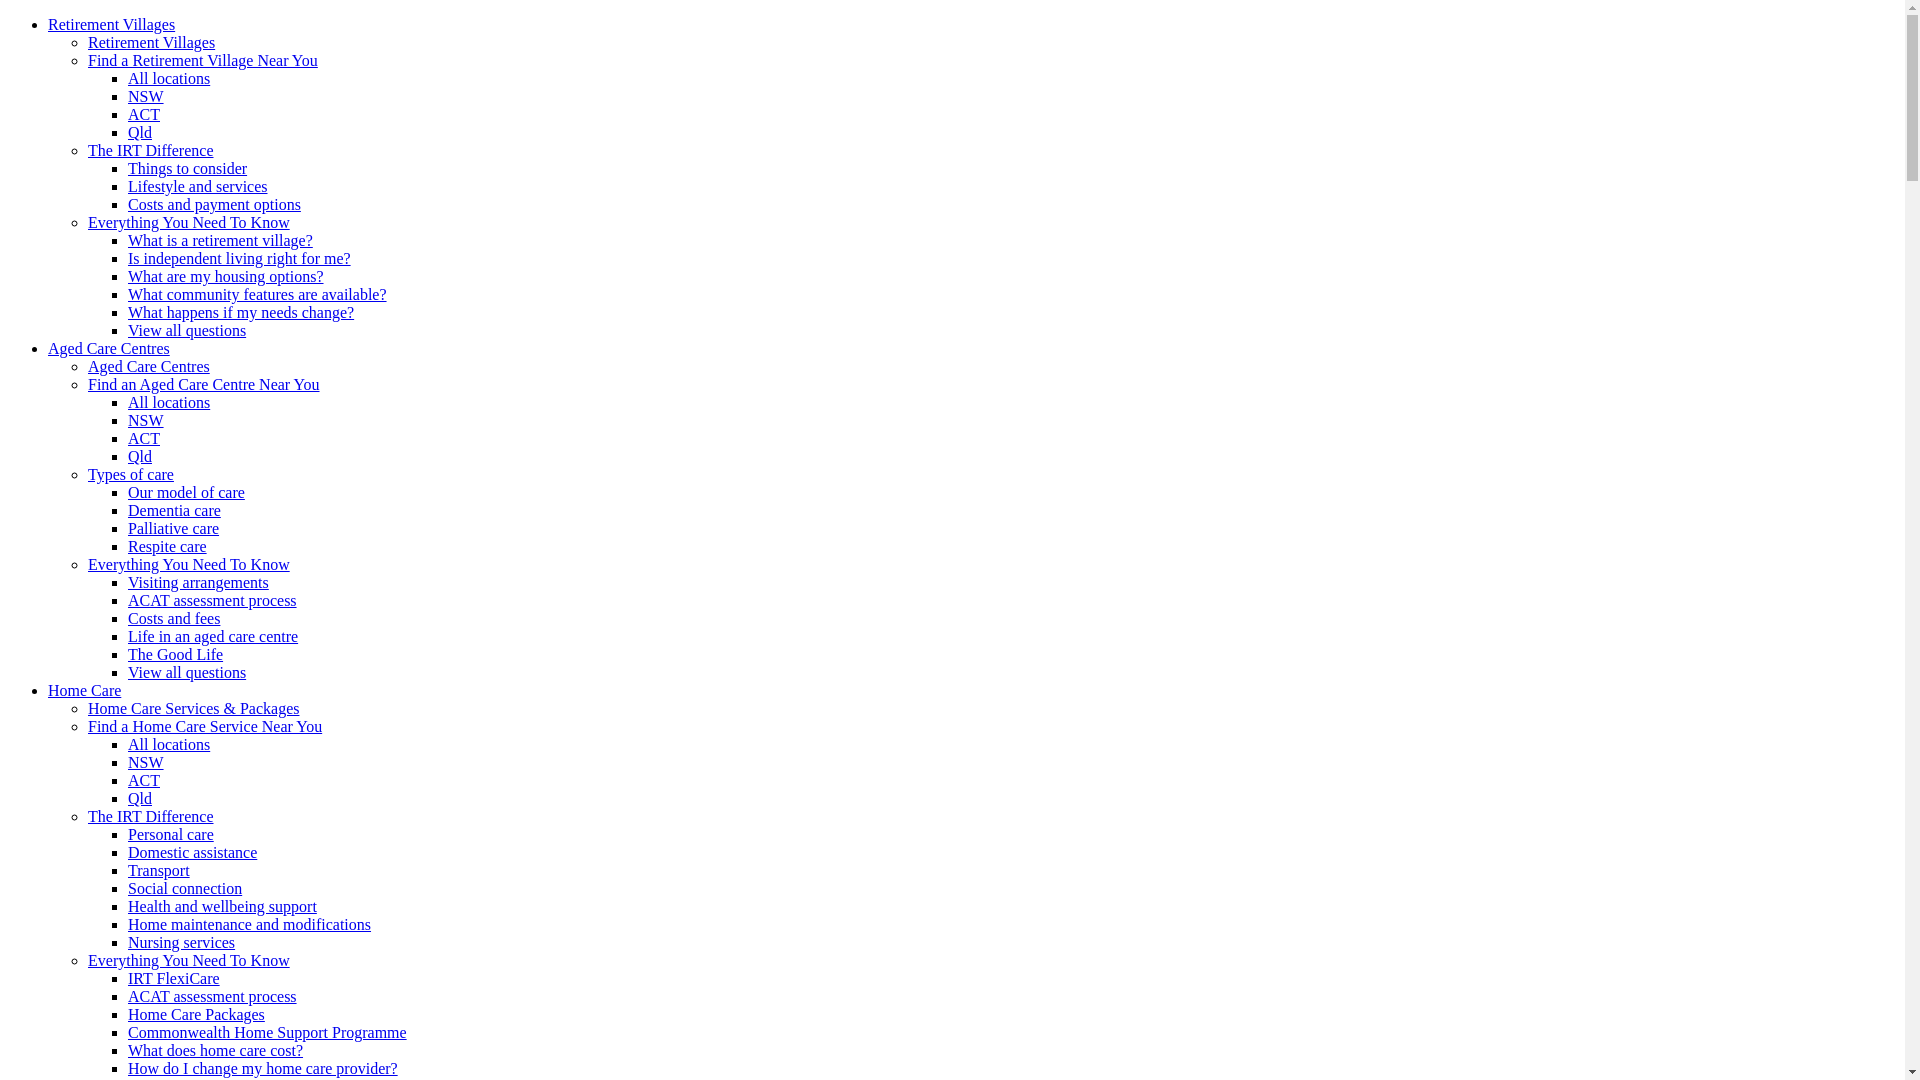 The height and width of the screenshot is (1080, 1920). I want to click on 'Retirement Villages', so click(110, 24).